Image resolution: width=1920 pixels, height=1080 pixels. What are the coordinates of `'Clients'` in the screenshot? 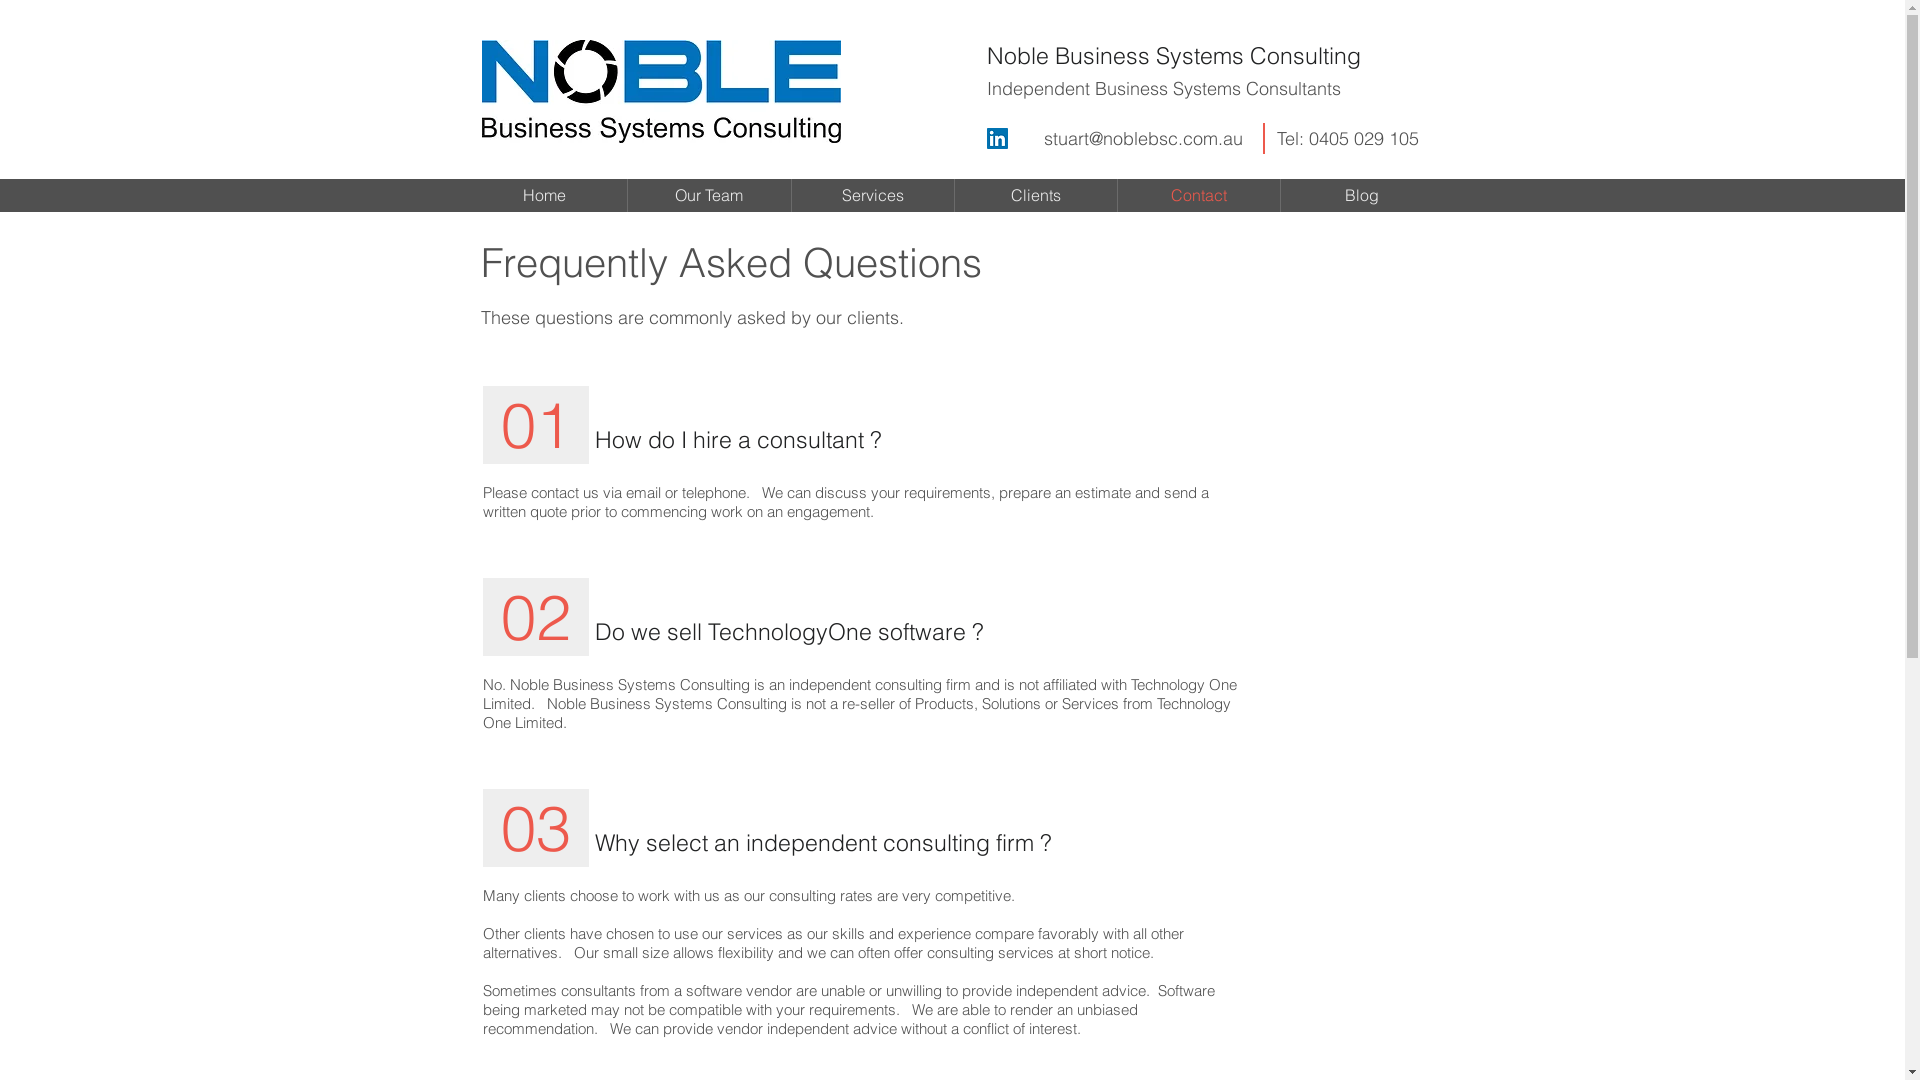 It's located at (1035, 195).